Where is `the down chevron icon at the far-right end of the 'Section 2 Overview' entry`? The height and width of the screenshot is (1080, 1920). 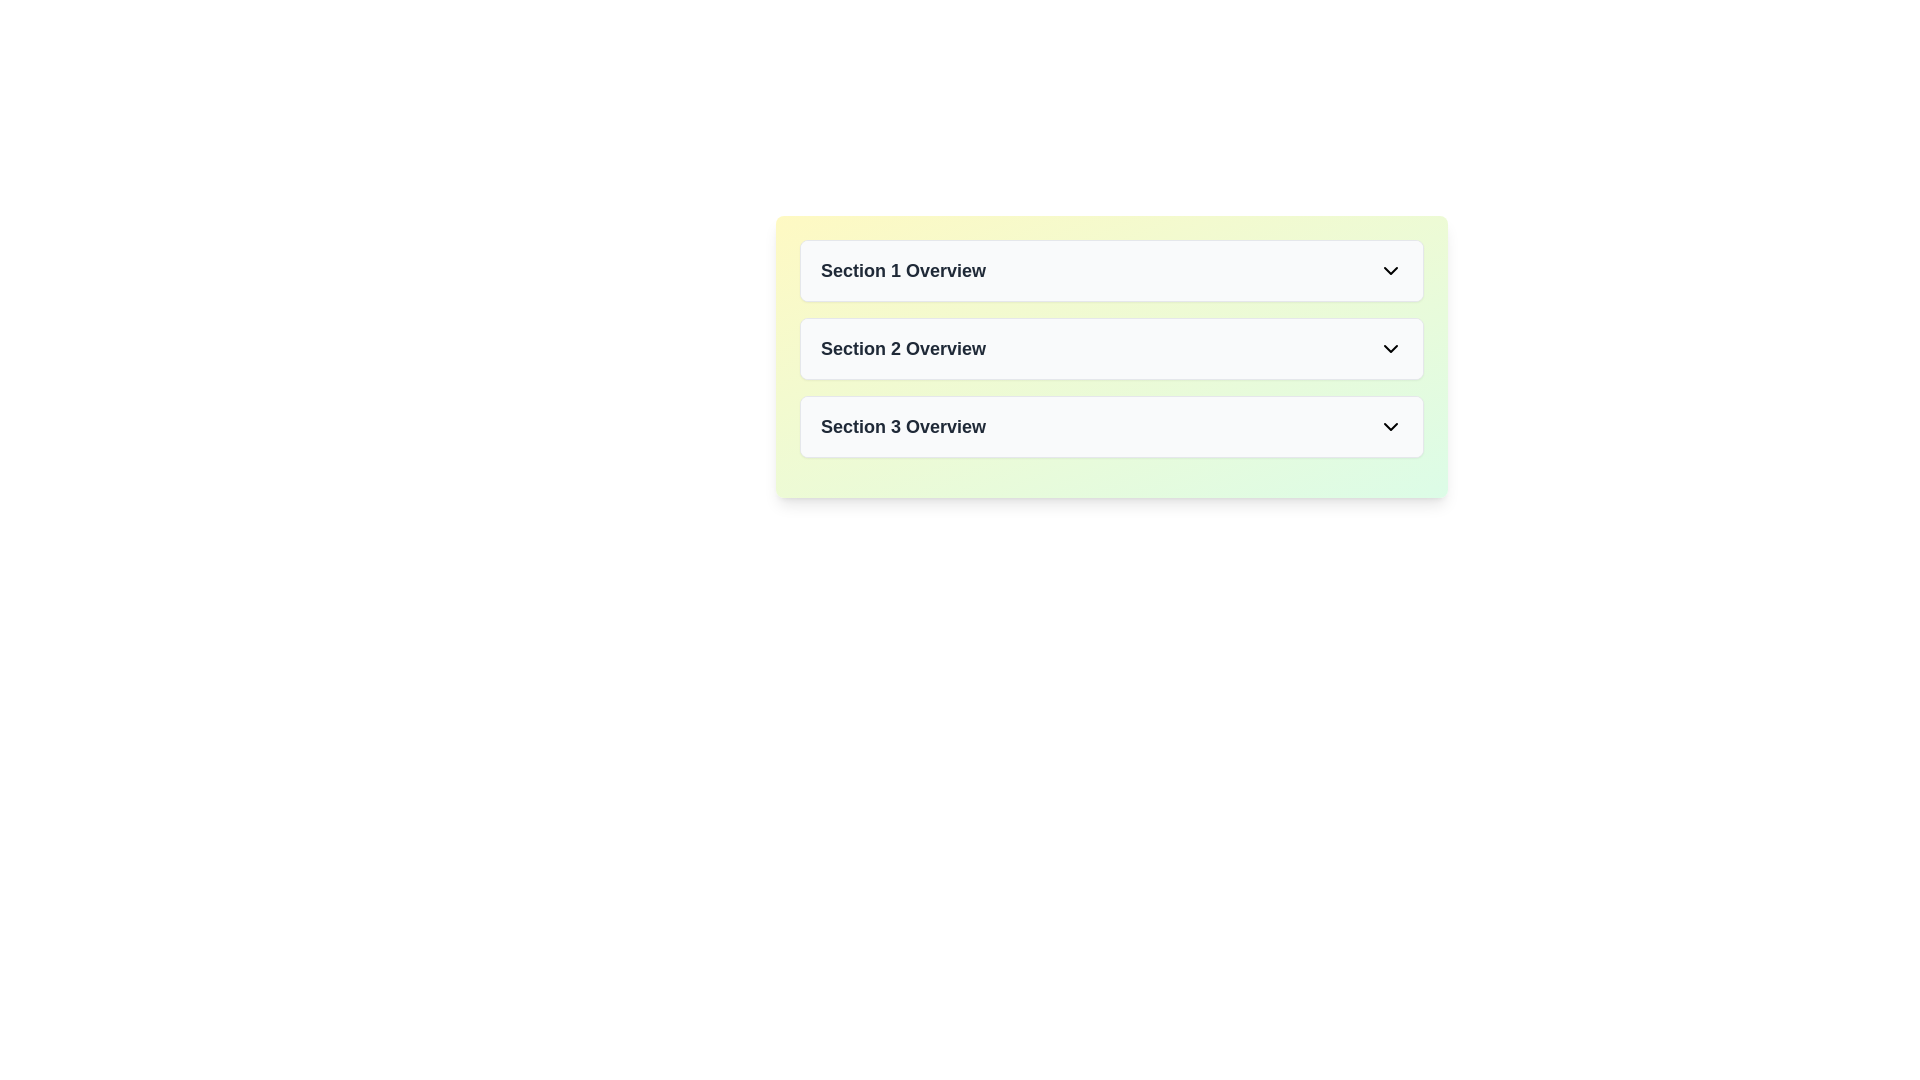 the down chevron icon at the far-right end of the 'Section 2 Overview' entry is located at coordinates (1390, 347).